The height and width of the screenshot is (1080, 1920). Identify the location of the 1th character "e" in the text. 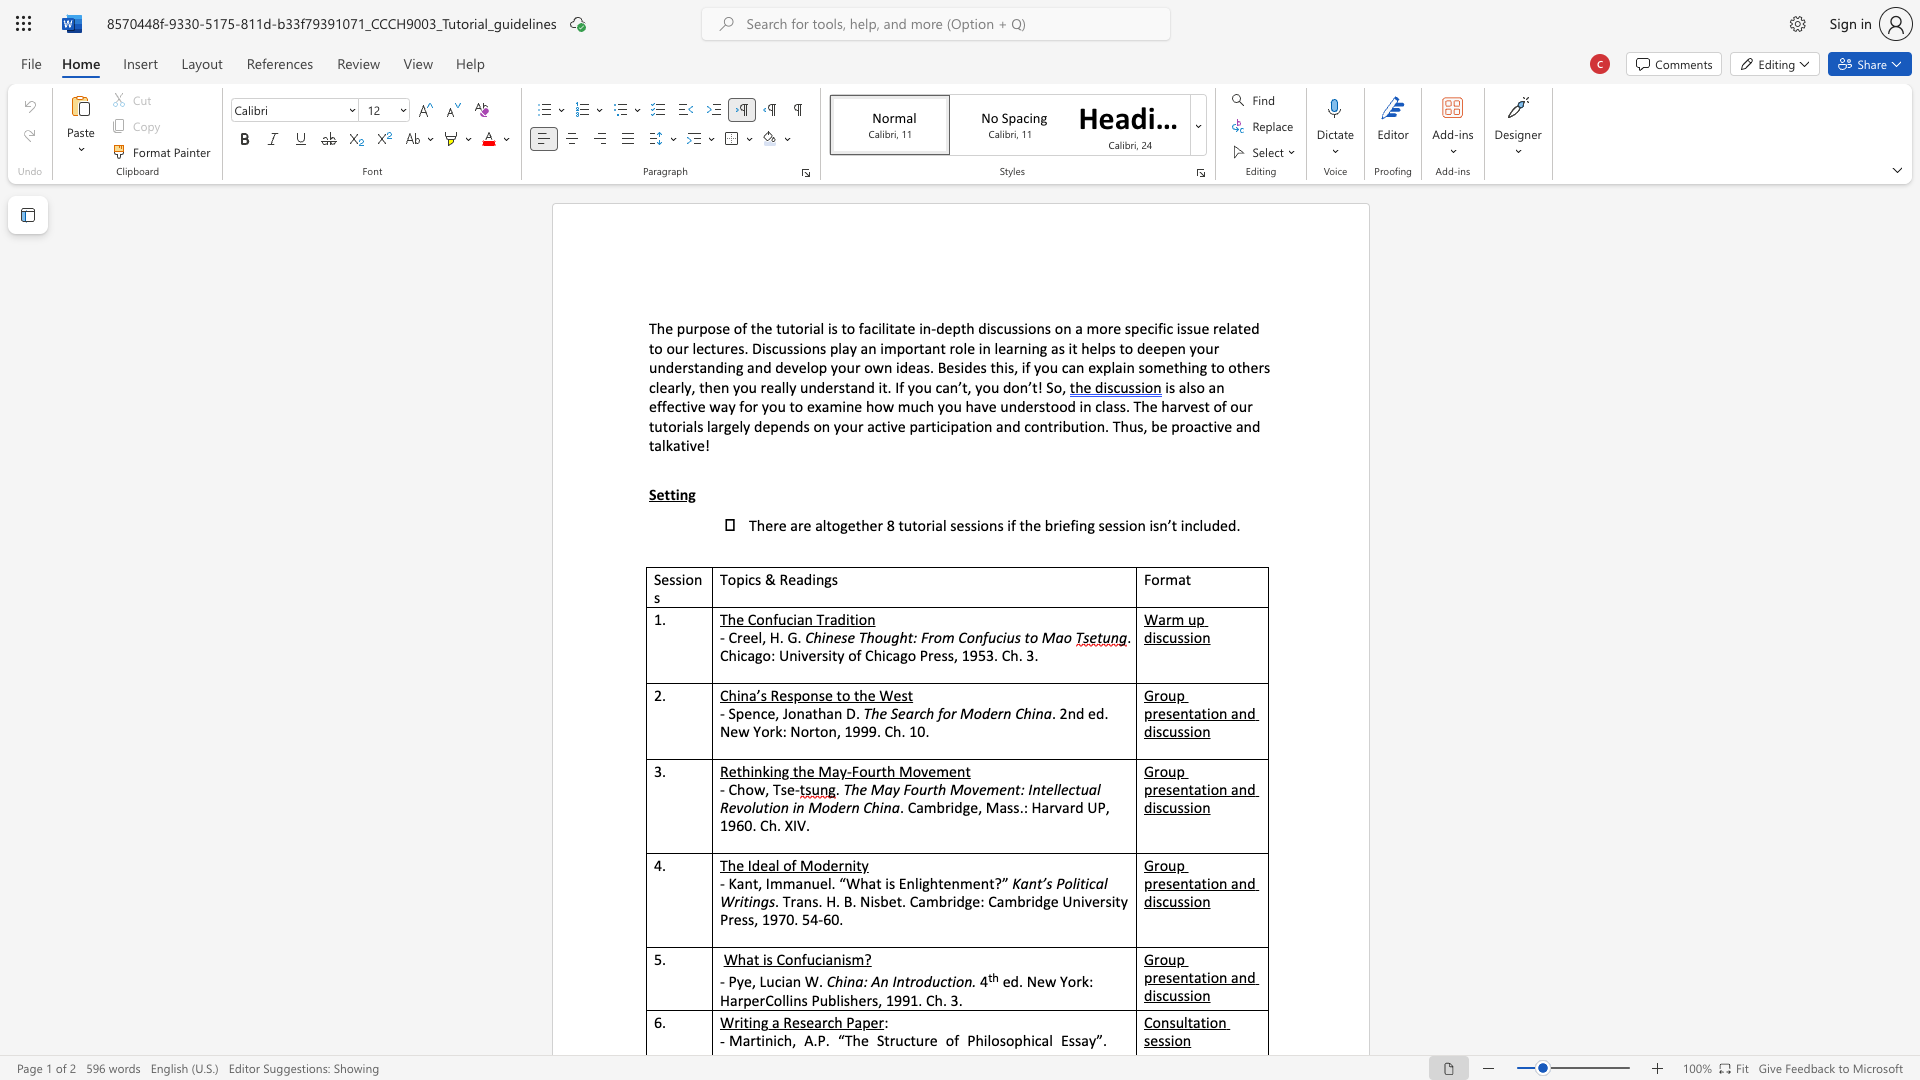
(971, 347).